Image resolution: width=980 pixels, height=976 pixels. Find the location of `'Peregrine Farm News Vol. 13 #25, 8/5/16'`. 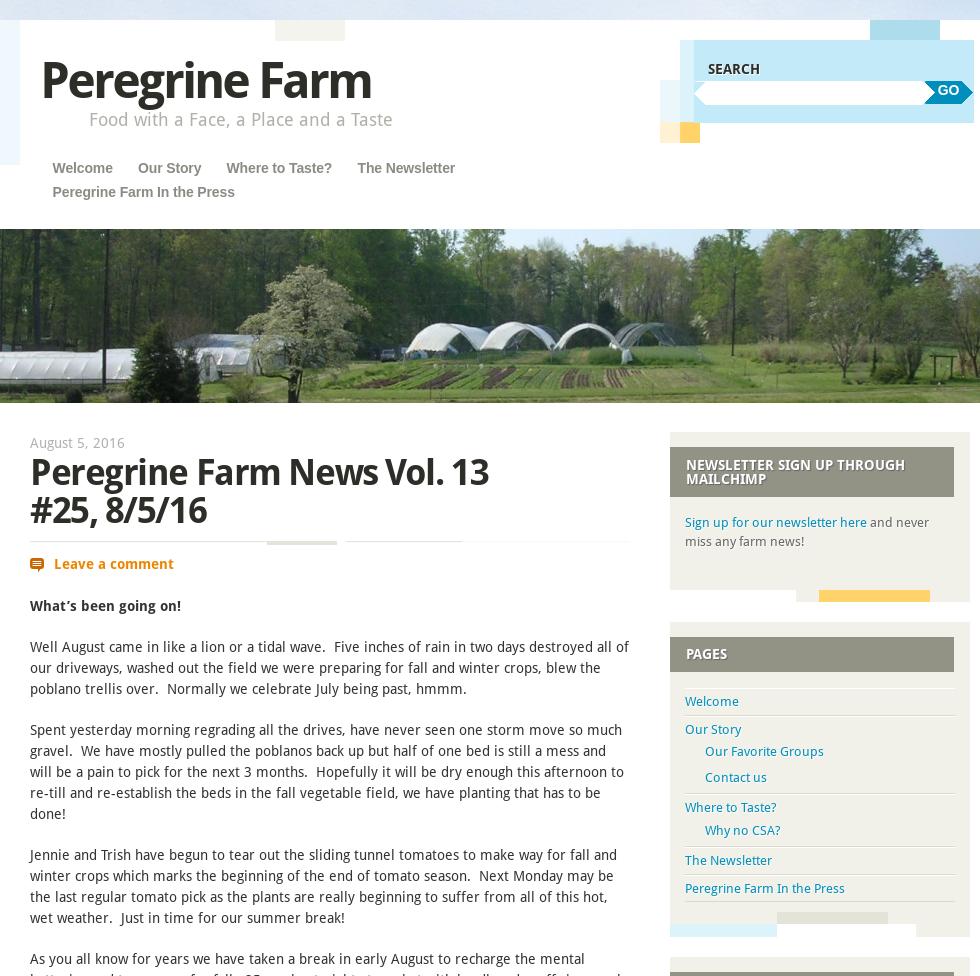

'Peregrine Farm News Vol. 13 #25, 8/5/16' is located at coordinates (259, 491).